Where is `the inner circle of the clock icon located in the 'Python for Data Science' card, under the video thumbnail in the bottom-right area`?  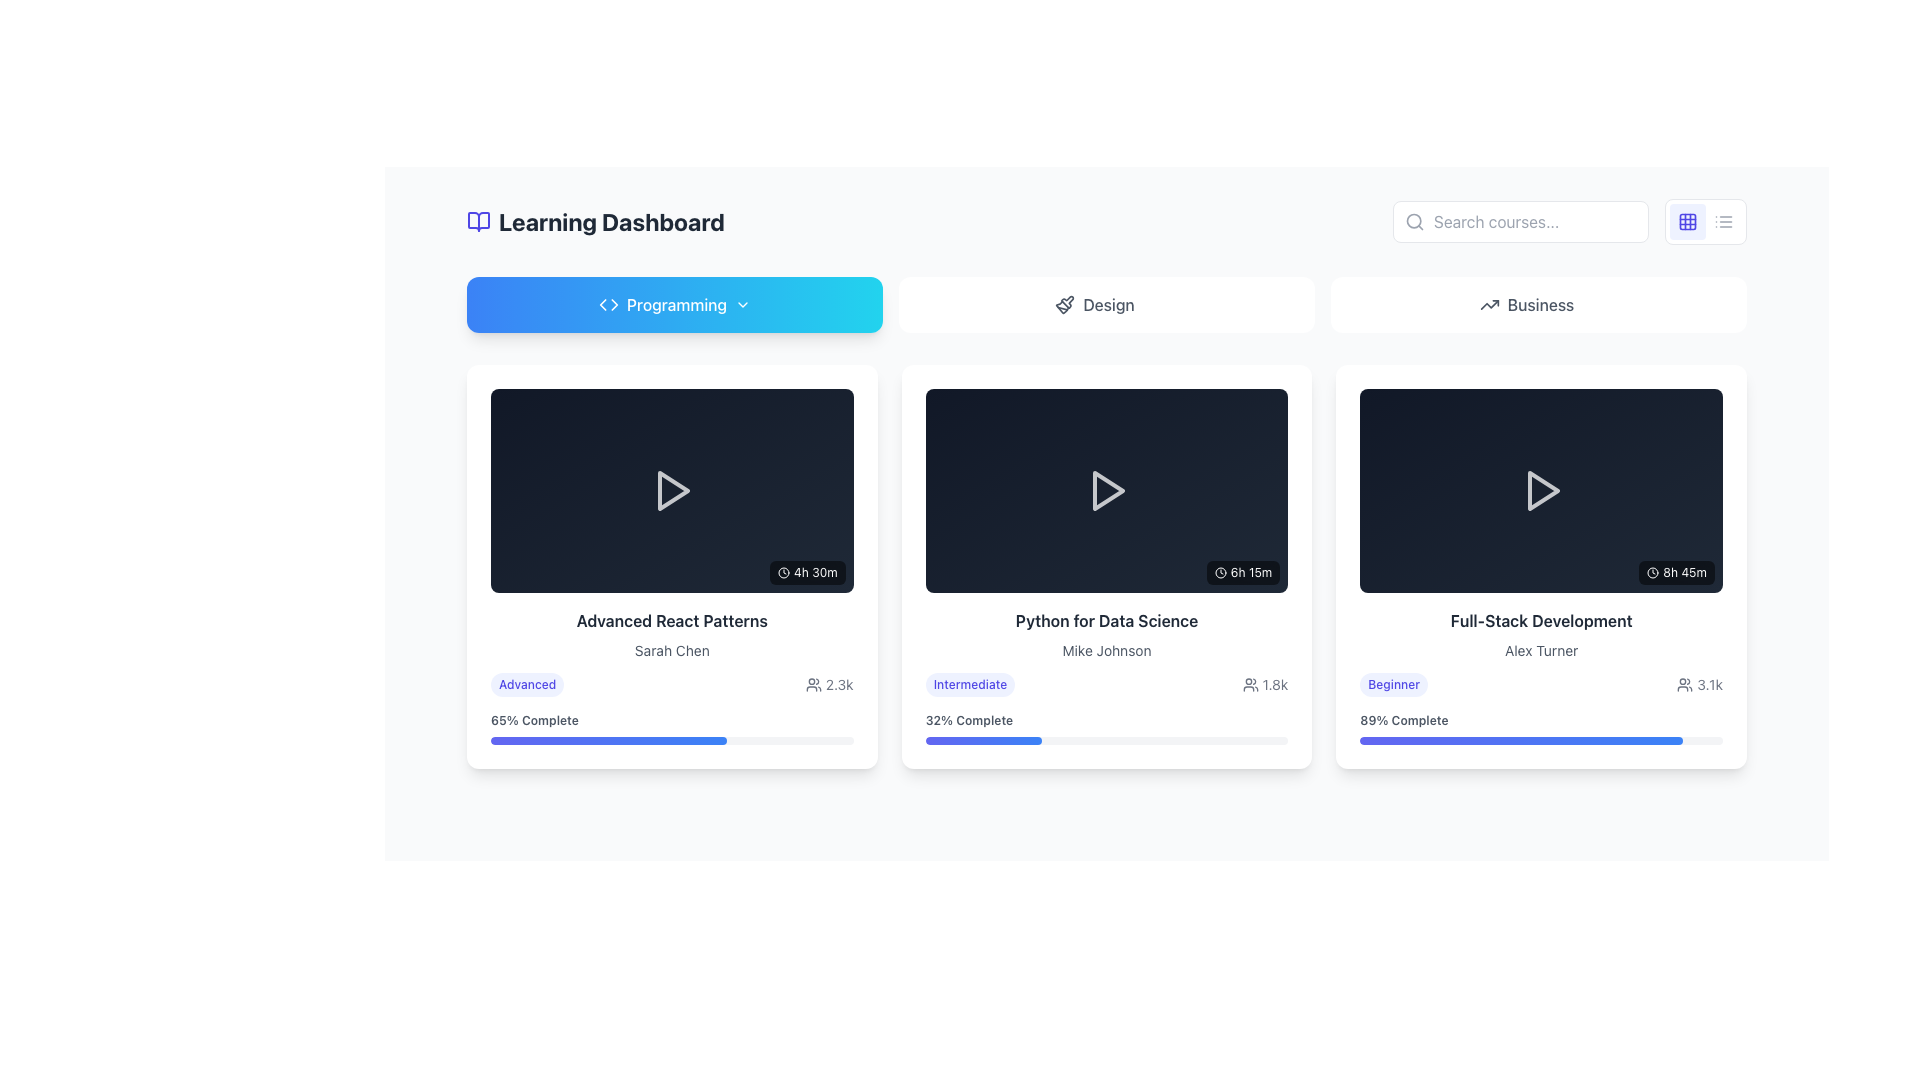
the inner circle of the clock icon located in the 'Python for Data Science' card, under the video thumbnail in the bottom-right area is located at coordinates (1219, 573).